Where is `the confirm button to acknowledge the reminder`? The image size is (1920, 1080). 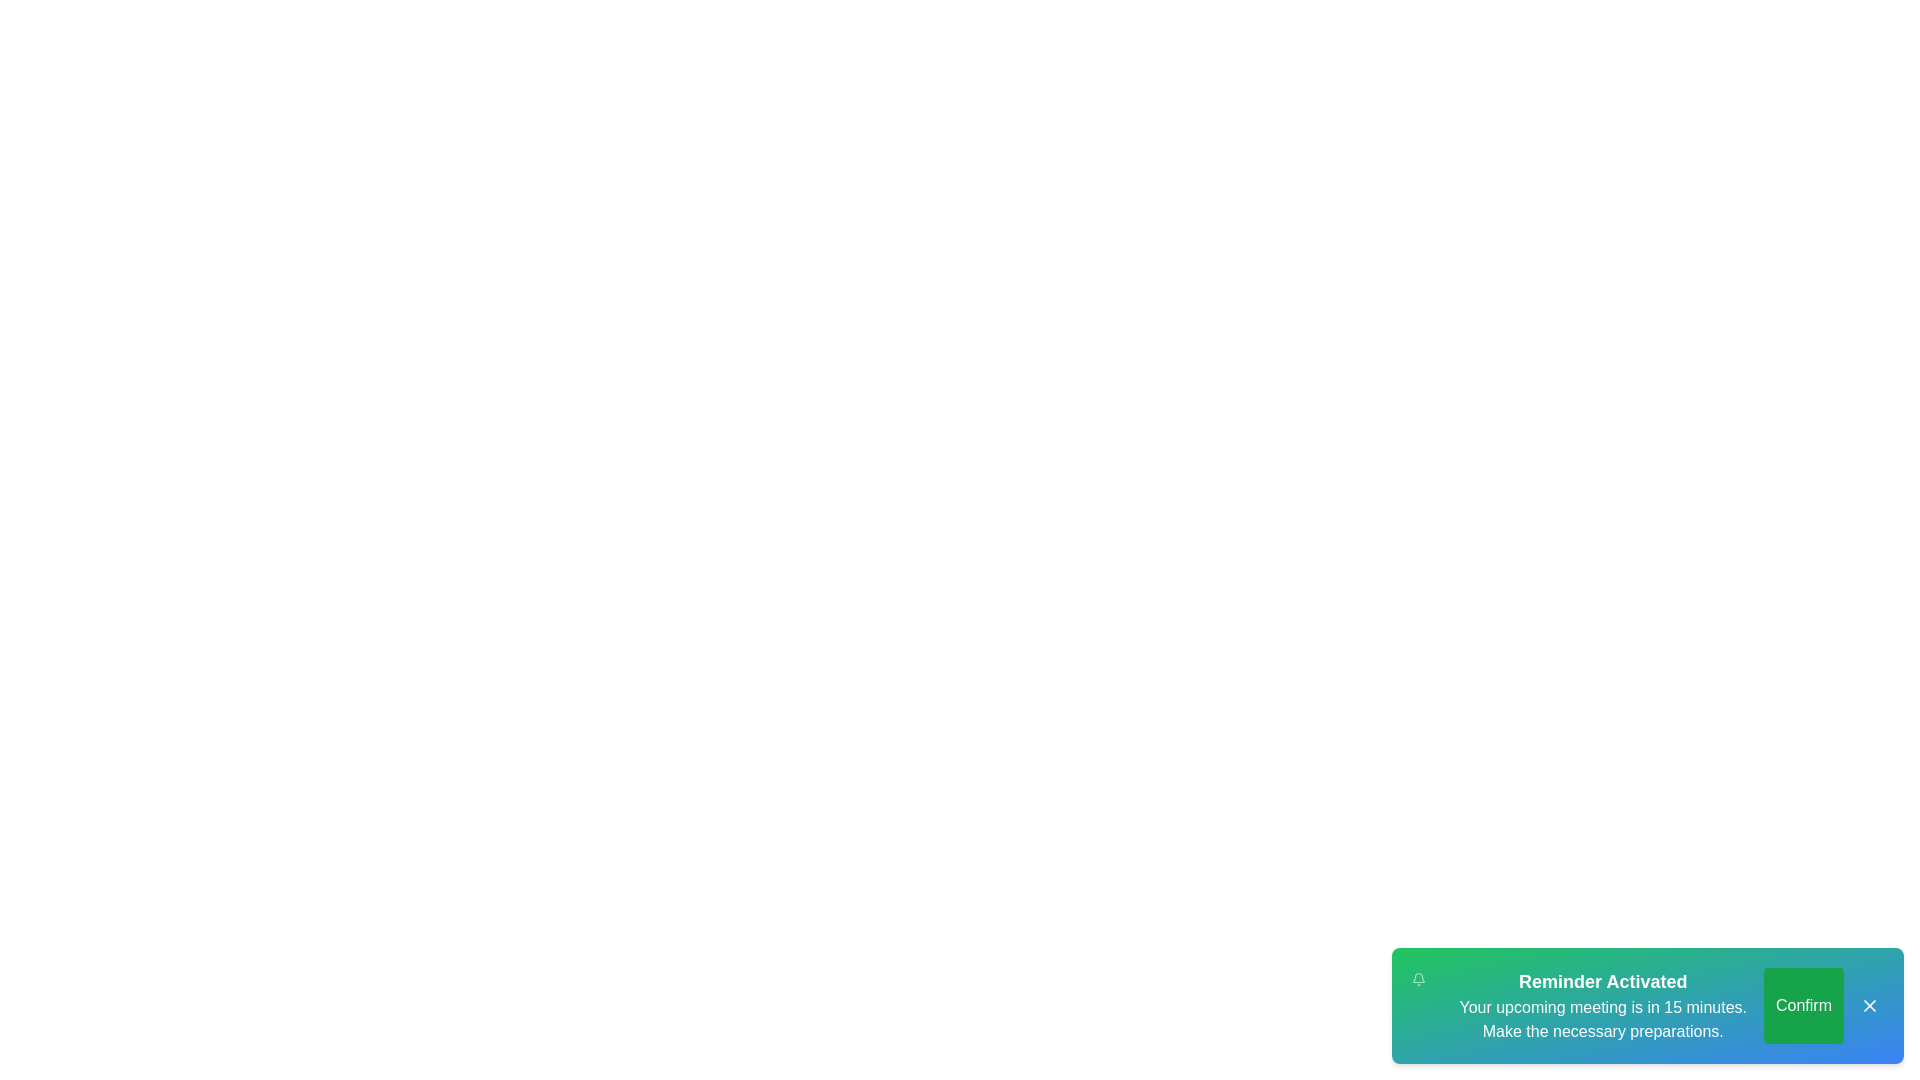
the confirm button to acknowledge the reminder is located at coordinates (1804, 1006).